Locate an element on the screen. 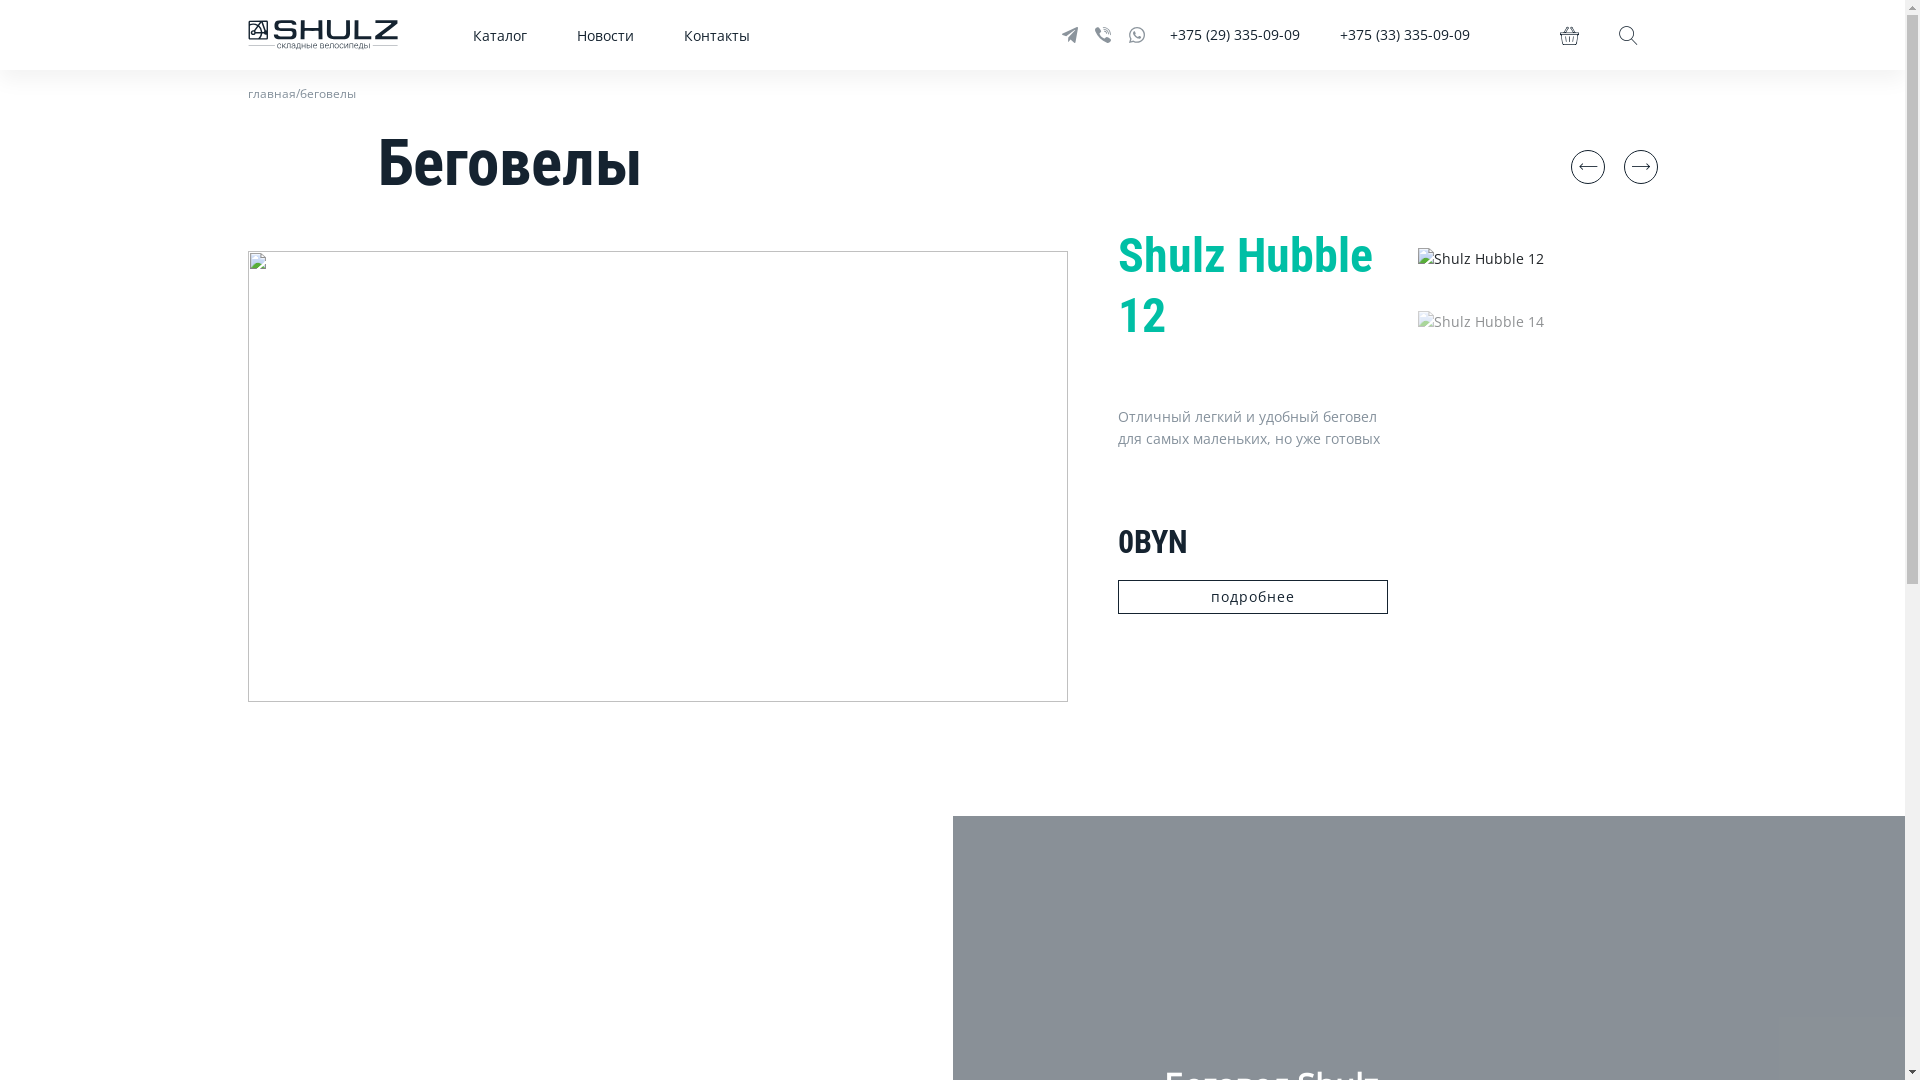 This screenshot has height=1080, width=1920. 'Shulz Hubble 14' is located at coordinates (1481, 319).